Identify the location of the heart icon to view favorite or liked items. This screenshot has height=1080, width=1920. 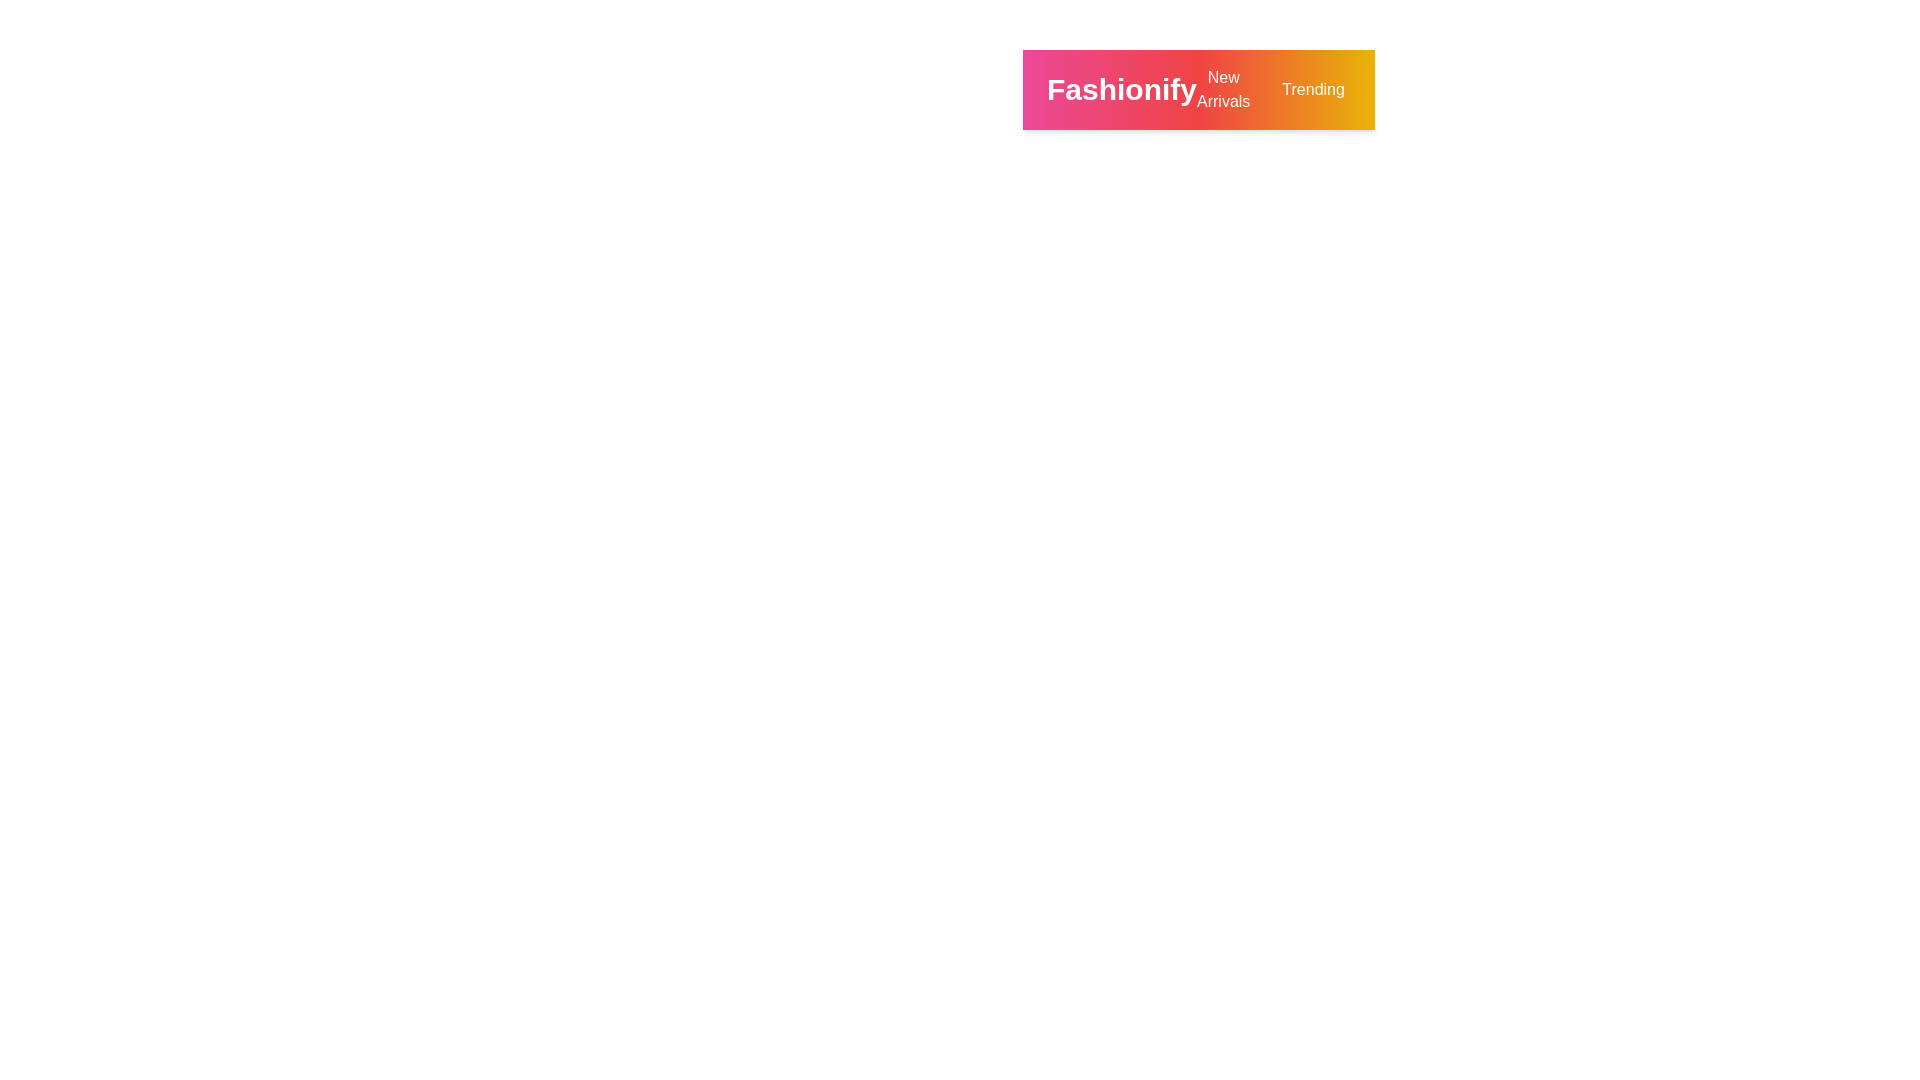
(1595, 88).